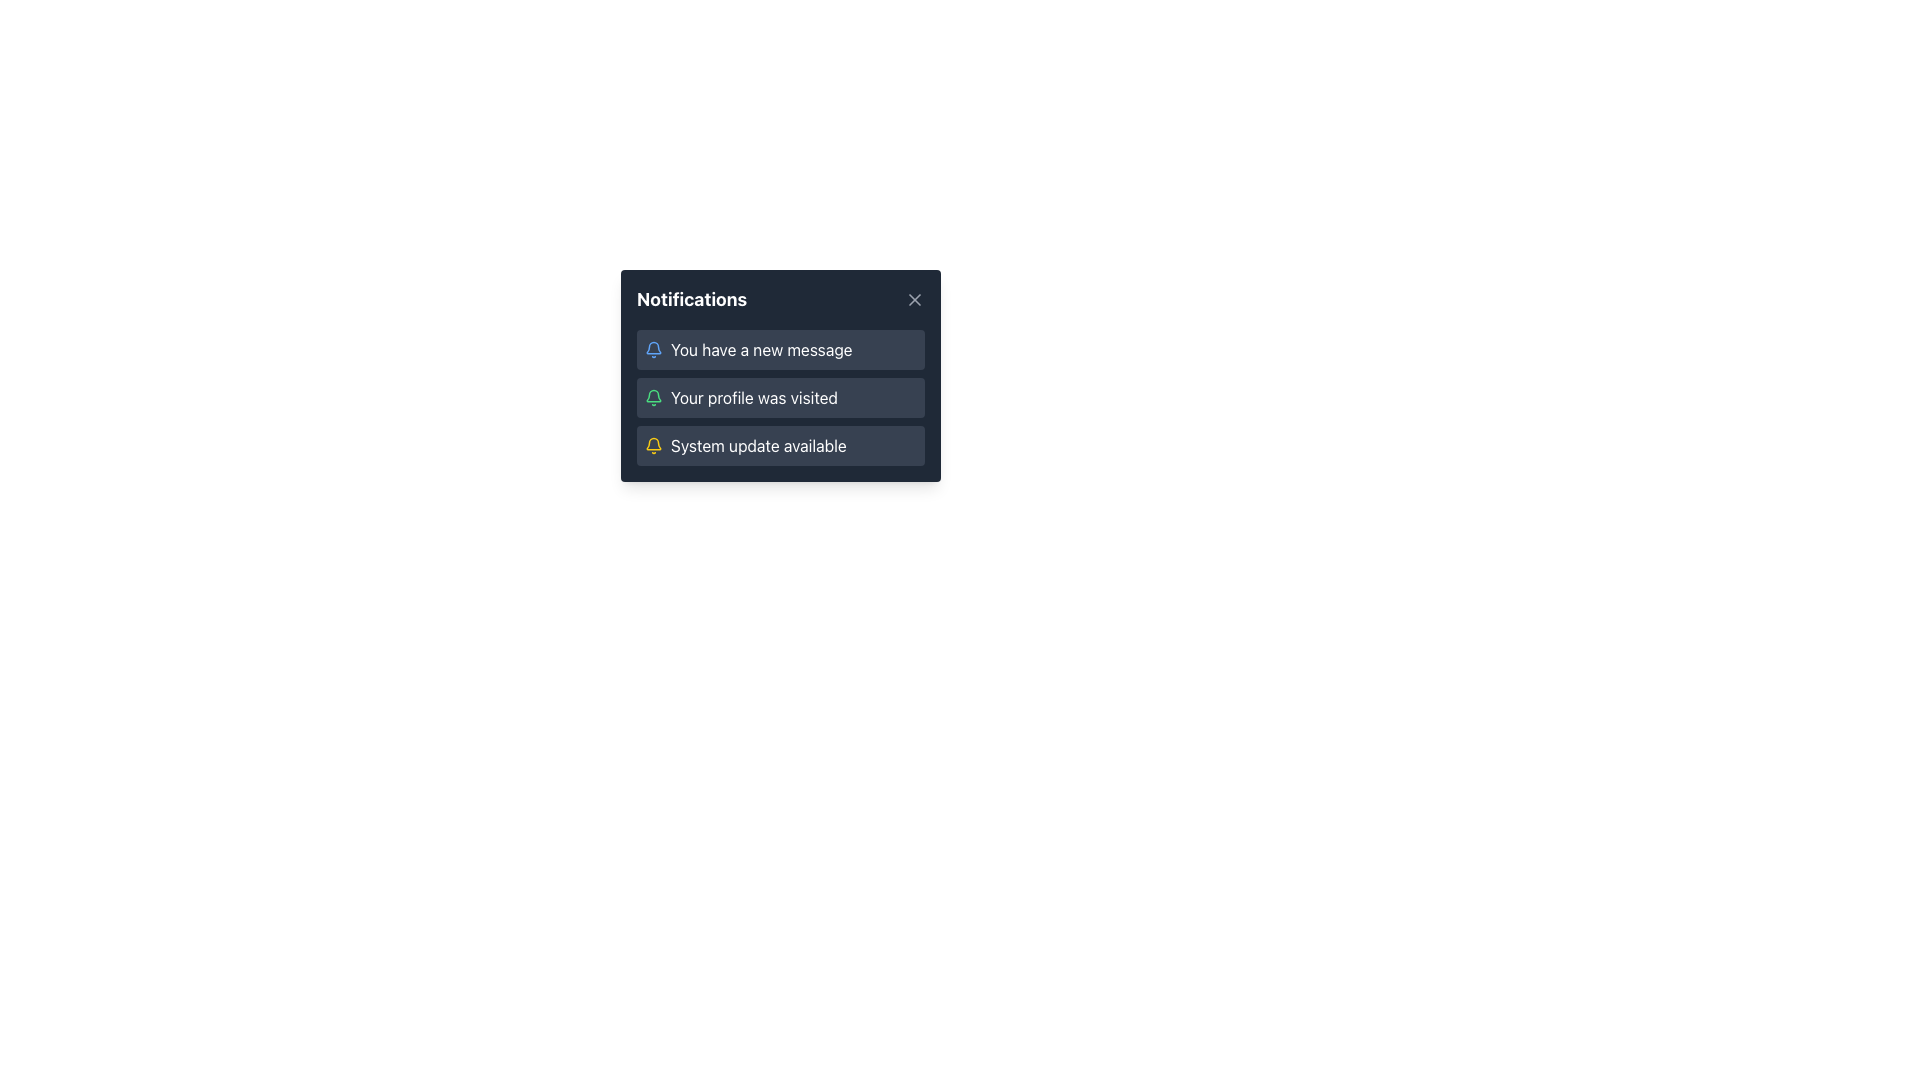  What do you see at coordinates (653, 445) in the screenshot?
I see `the yellow bell icon located adjacent to the 'System update available' notification text in the third notification section of the 'Notifications' pop-up` at bounding box center [653, 445].